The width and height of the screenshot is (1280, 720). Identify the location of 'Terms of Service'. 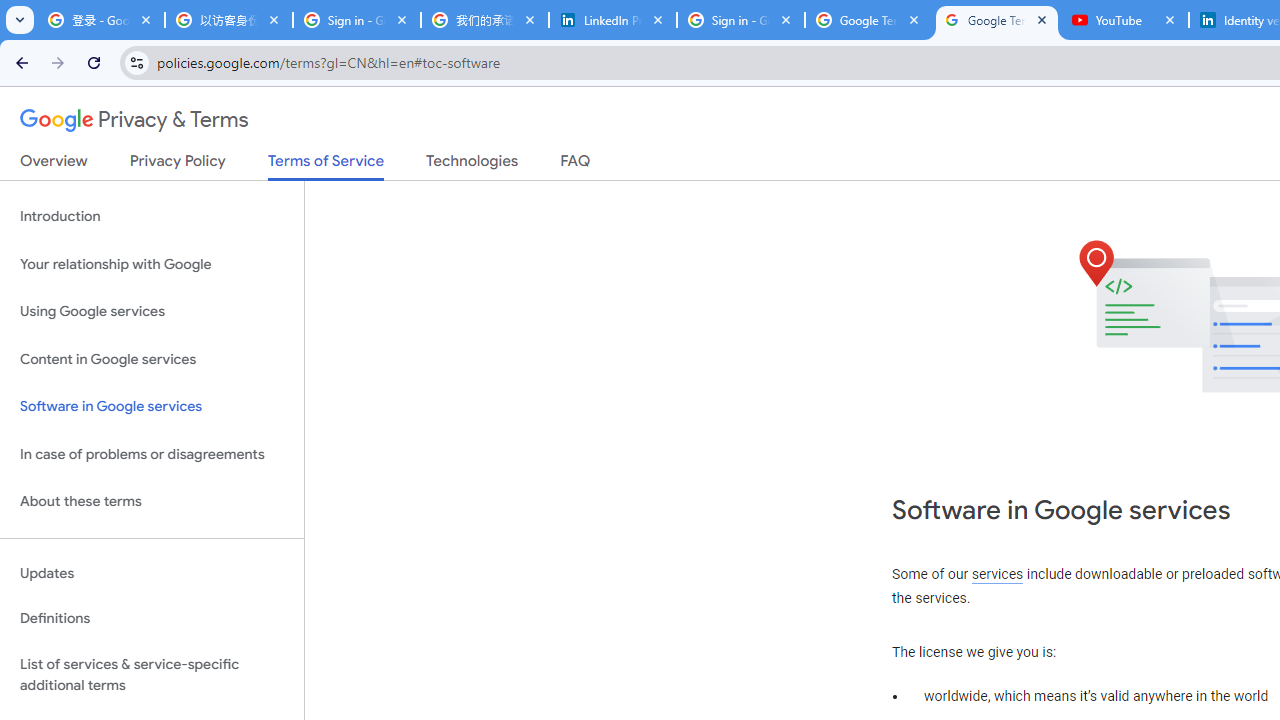
(326, 165).